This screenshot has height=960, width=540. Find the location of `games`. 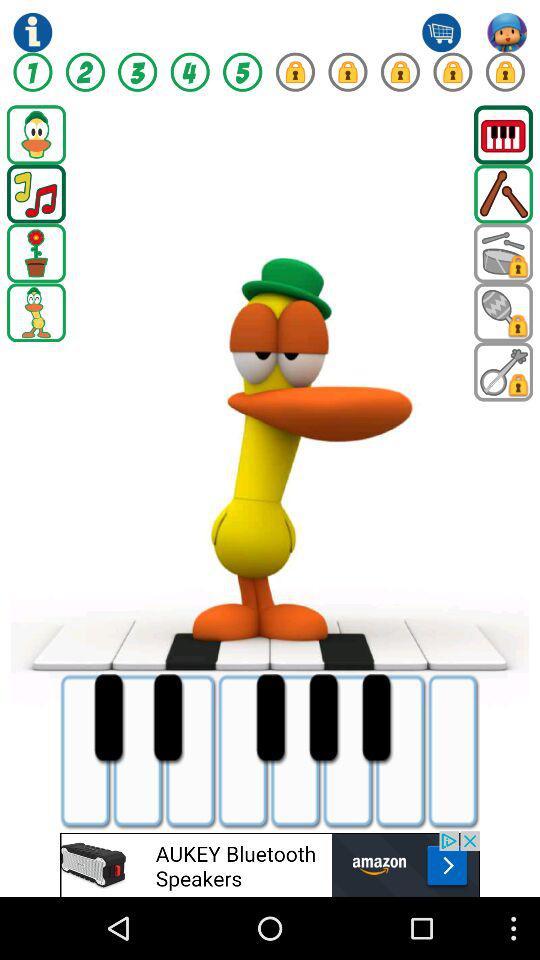

games is located at coordinates (190, 72).